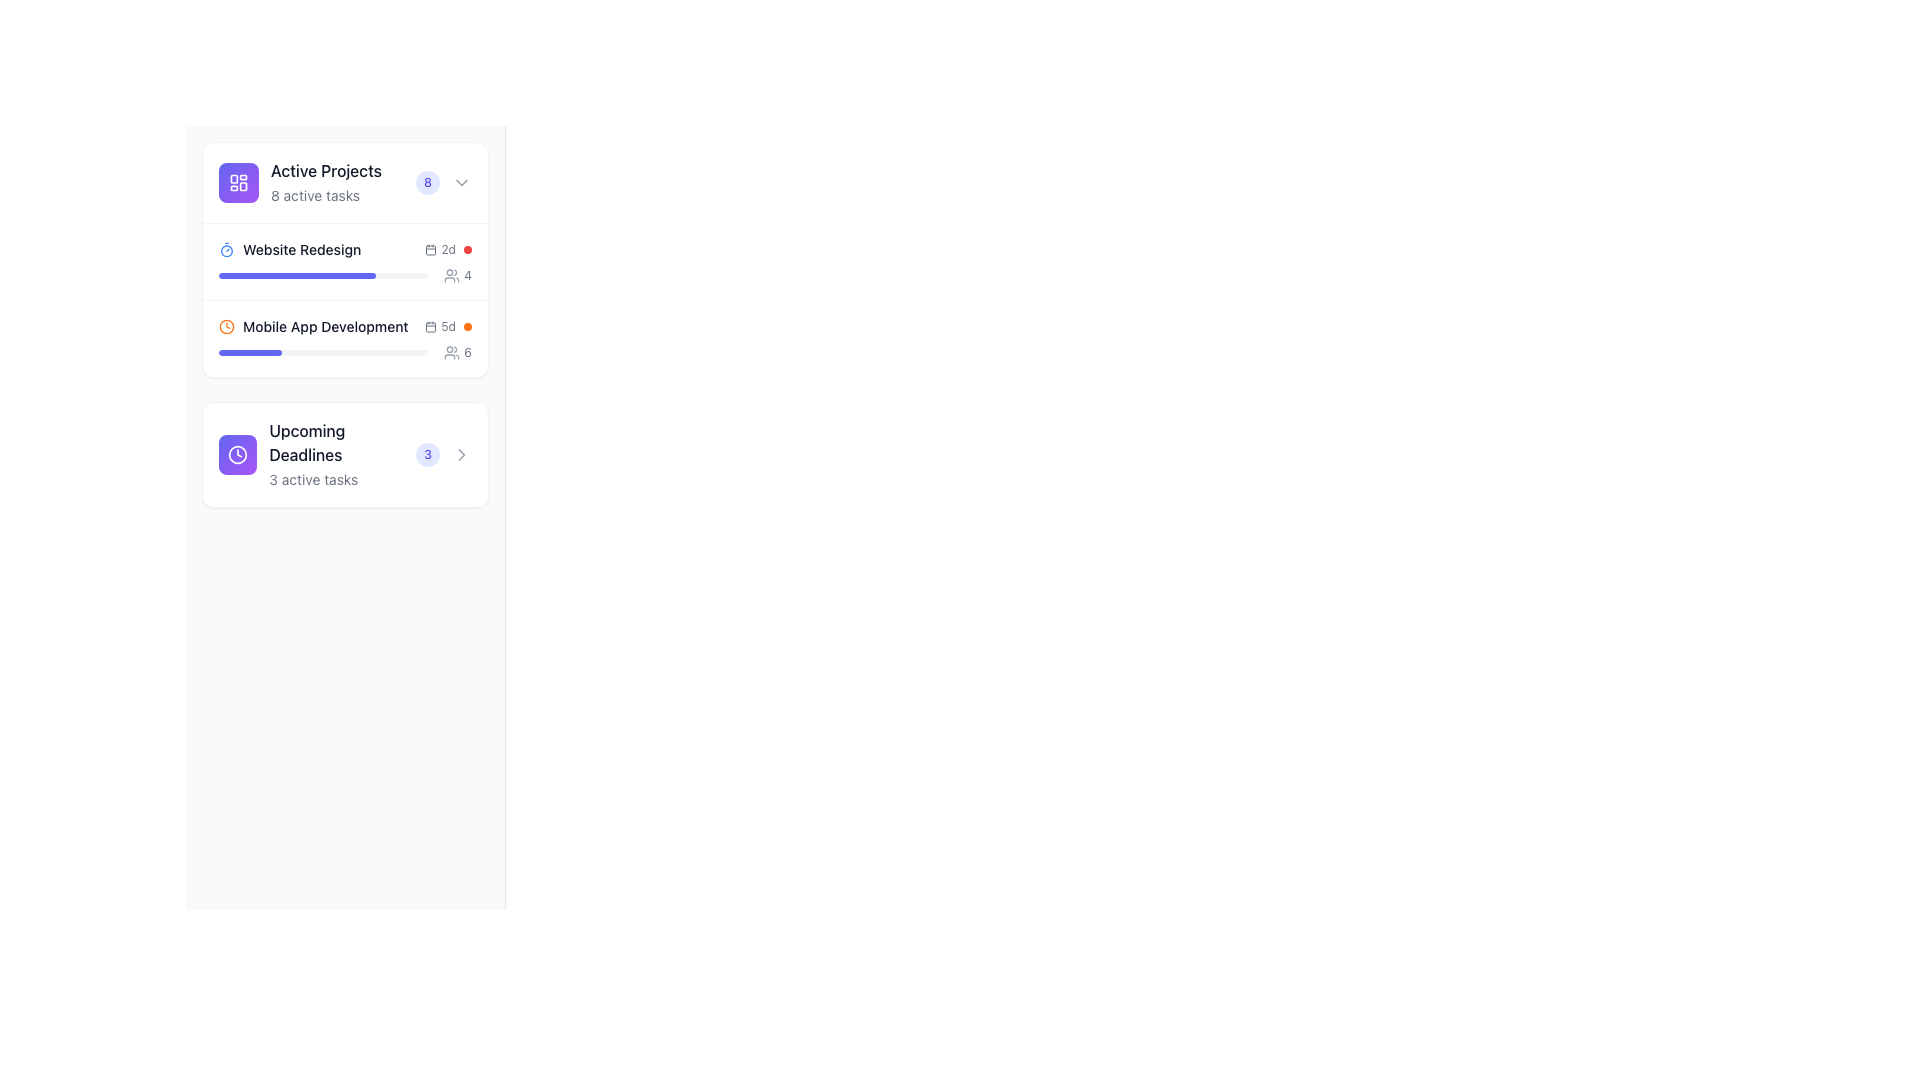 Image resolution: width=1920 pixels, height=1080 pixels. I want to click on the project titles within the 'Active Projects' card, so click(345, 258).